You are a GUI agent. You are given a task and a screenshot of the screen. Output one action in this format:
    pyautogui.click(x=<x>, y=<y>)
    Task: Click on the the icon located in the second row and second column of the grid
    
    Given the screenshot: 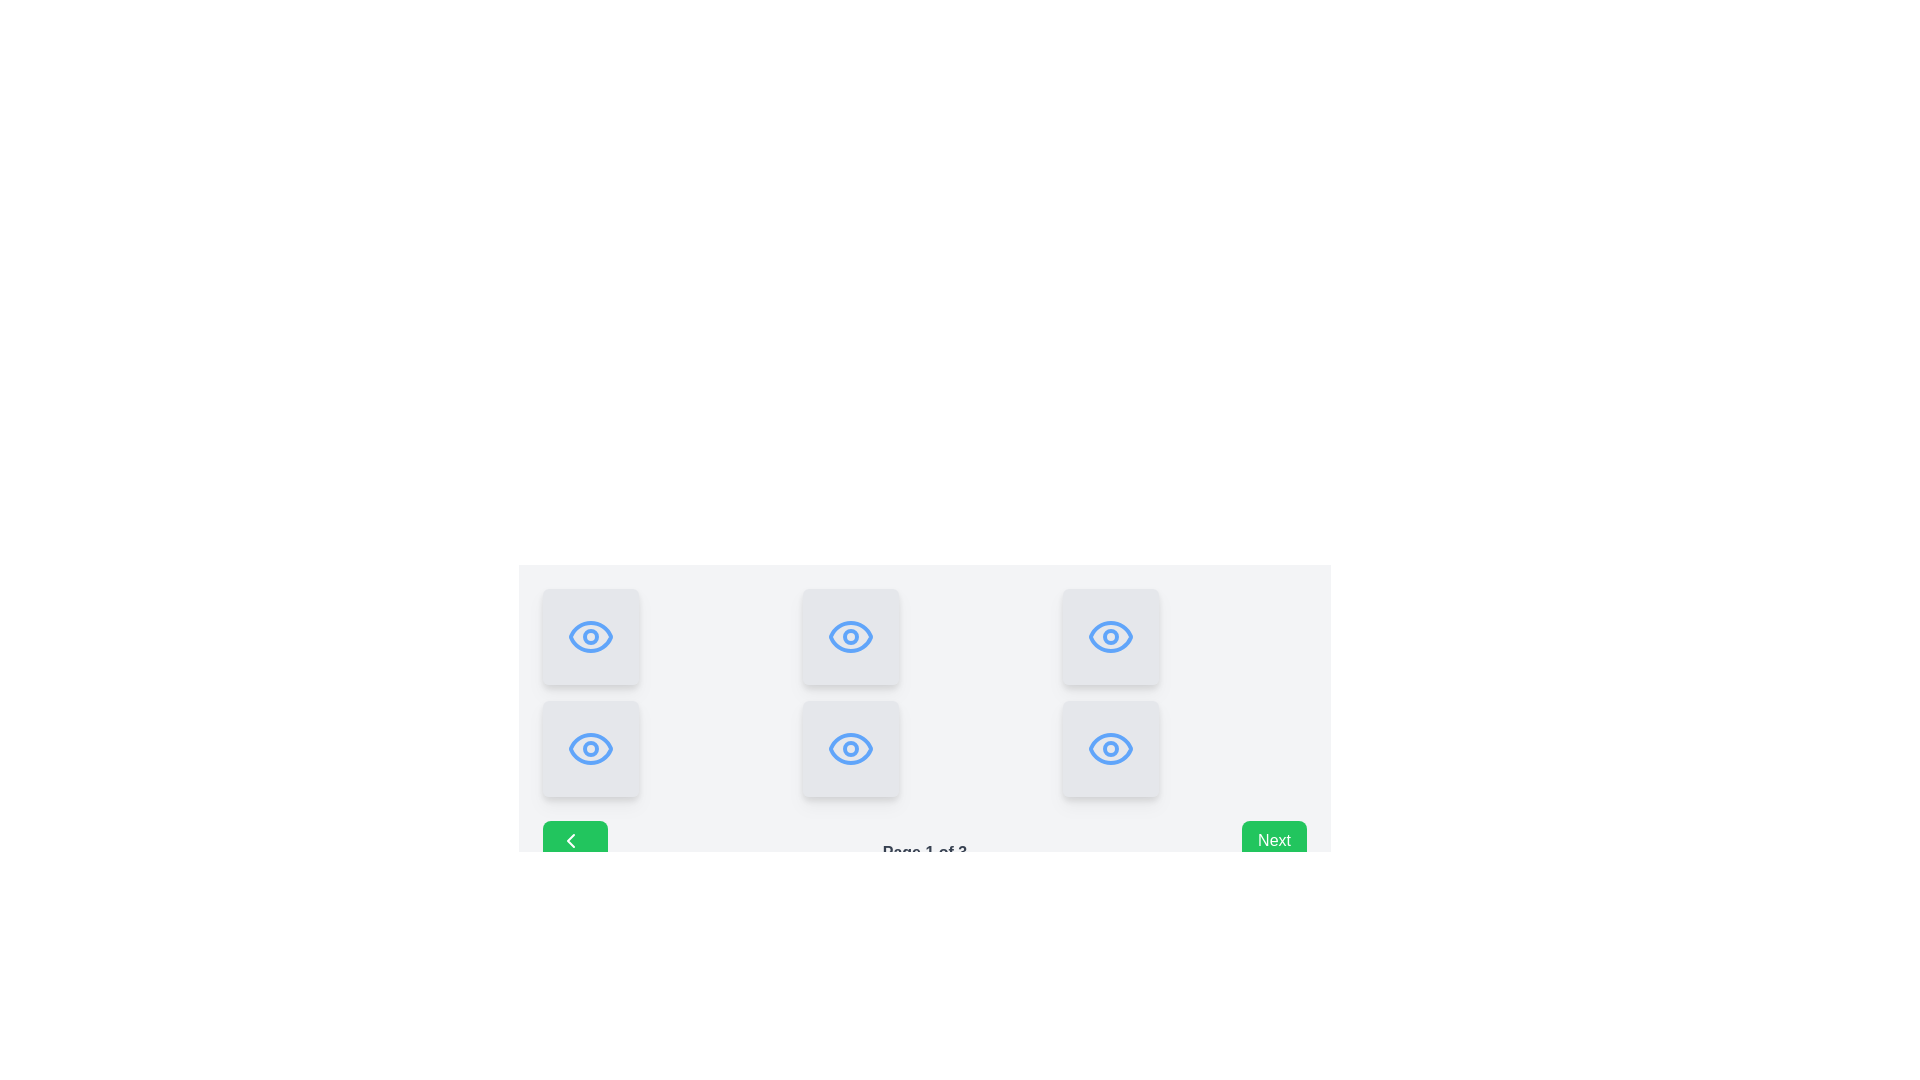 What is the action you would take?
    pyautogui.click(x=850, y=636)
    